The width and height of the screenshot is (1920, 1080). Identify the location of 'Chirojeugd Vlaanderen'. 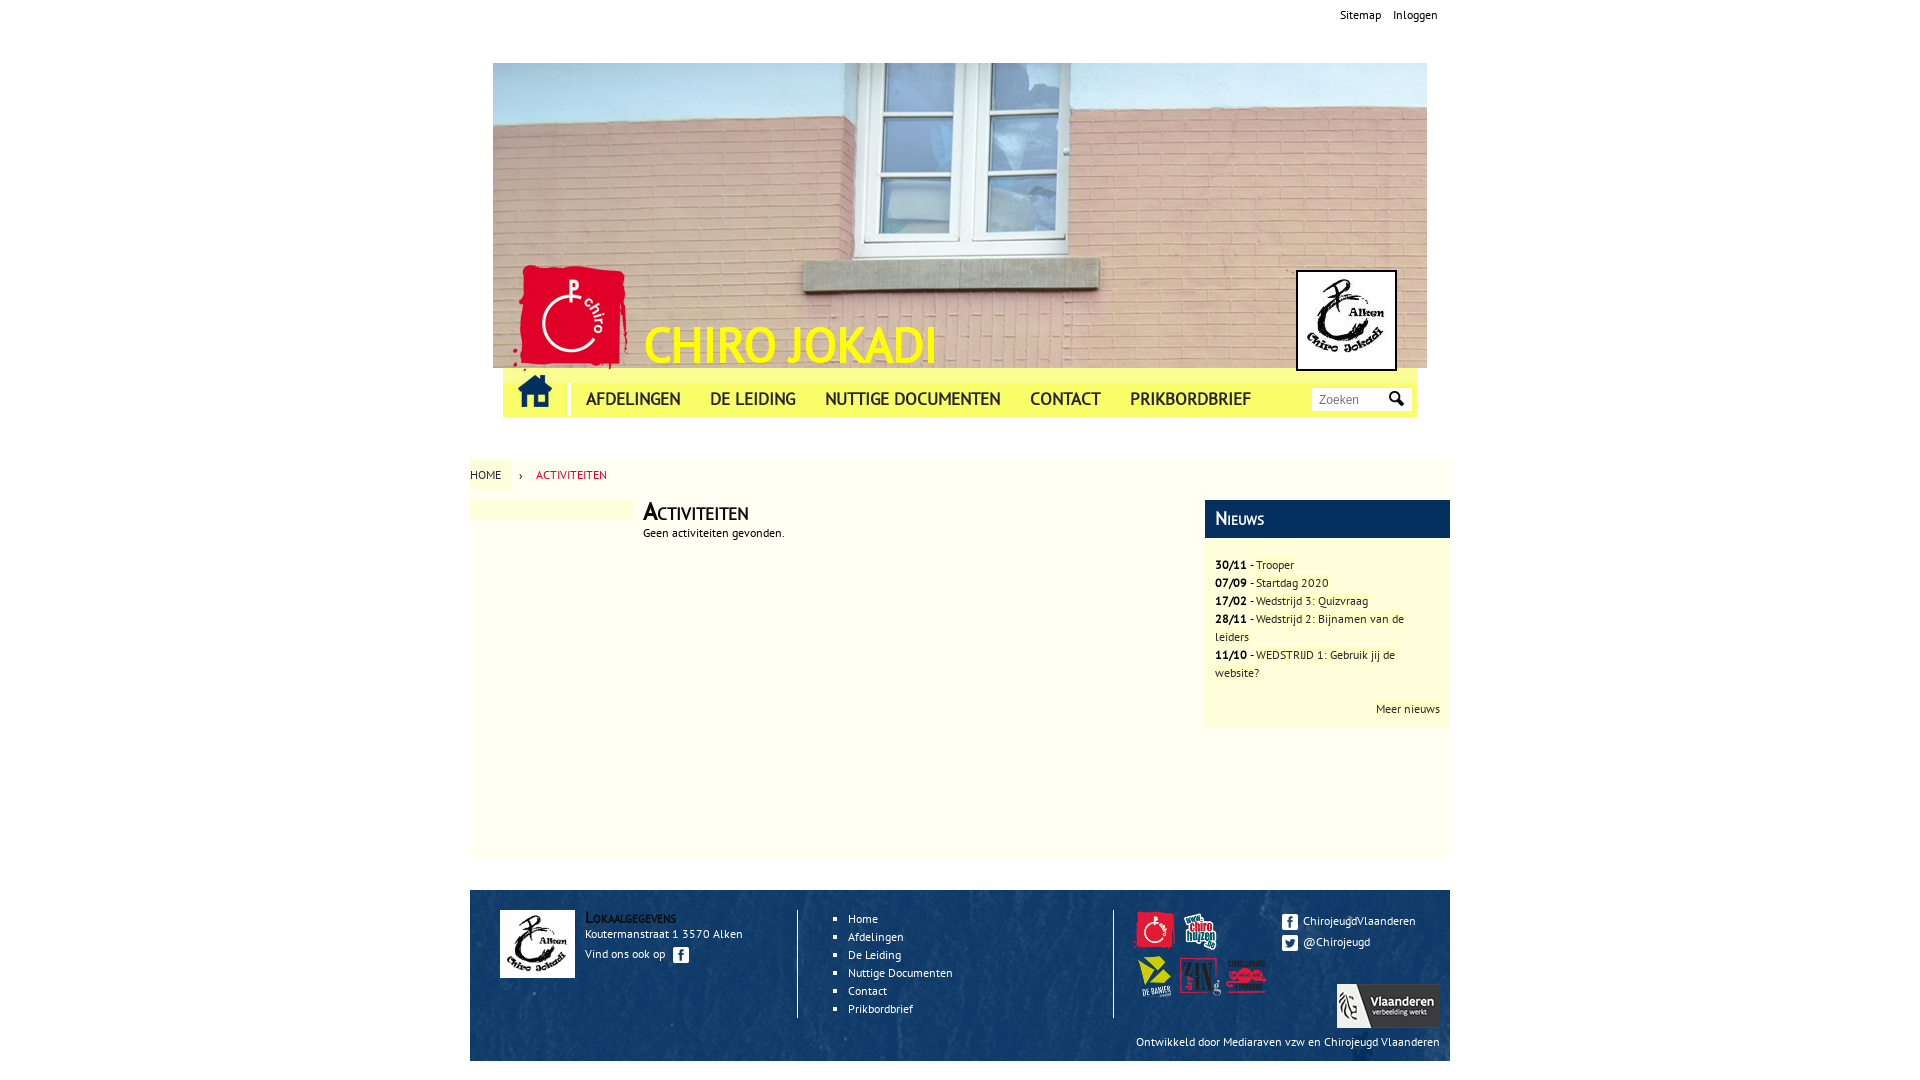
(1156, 945).